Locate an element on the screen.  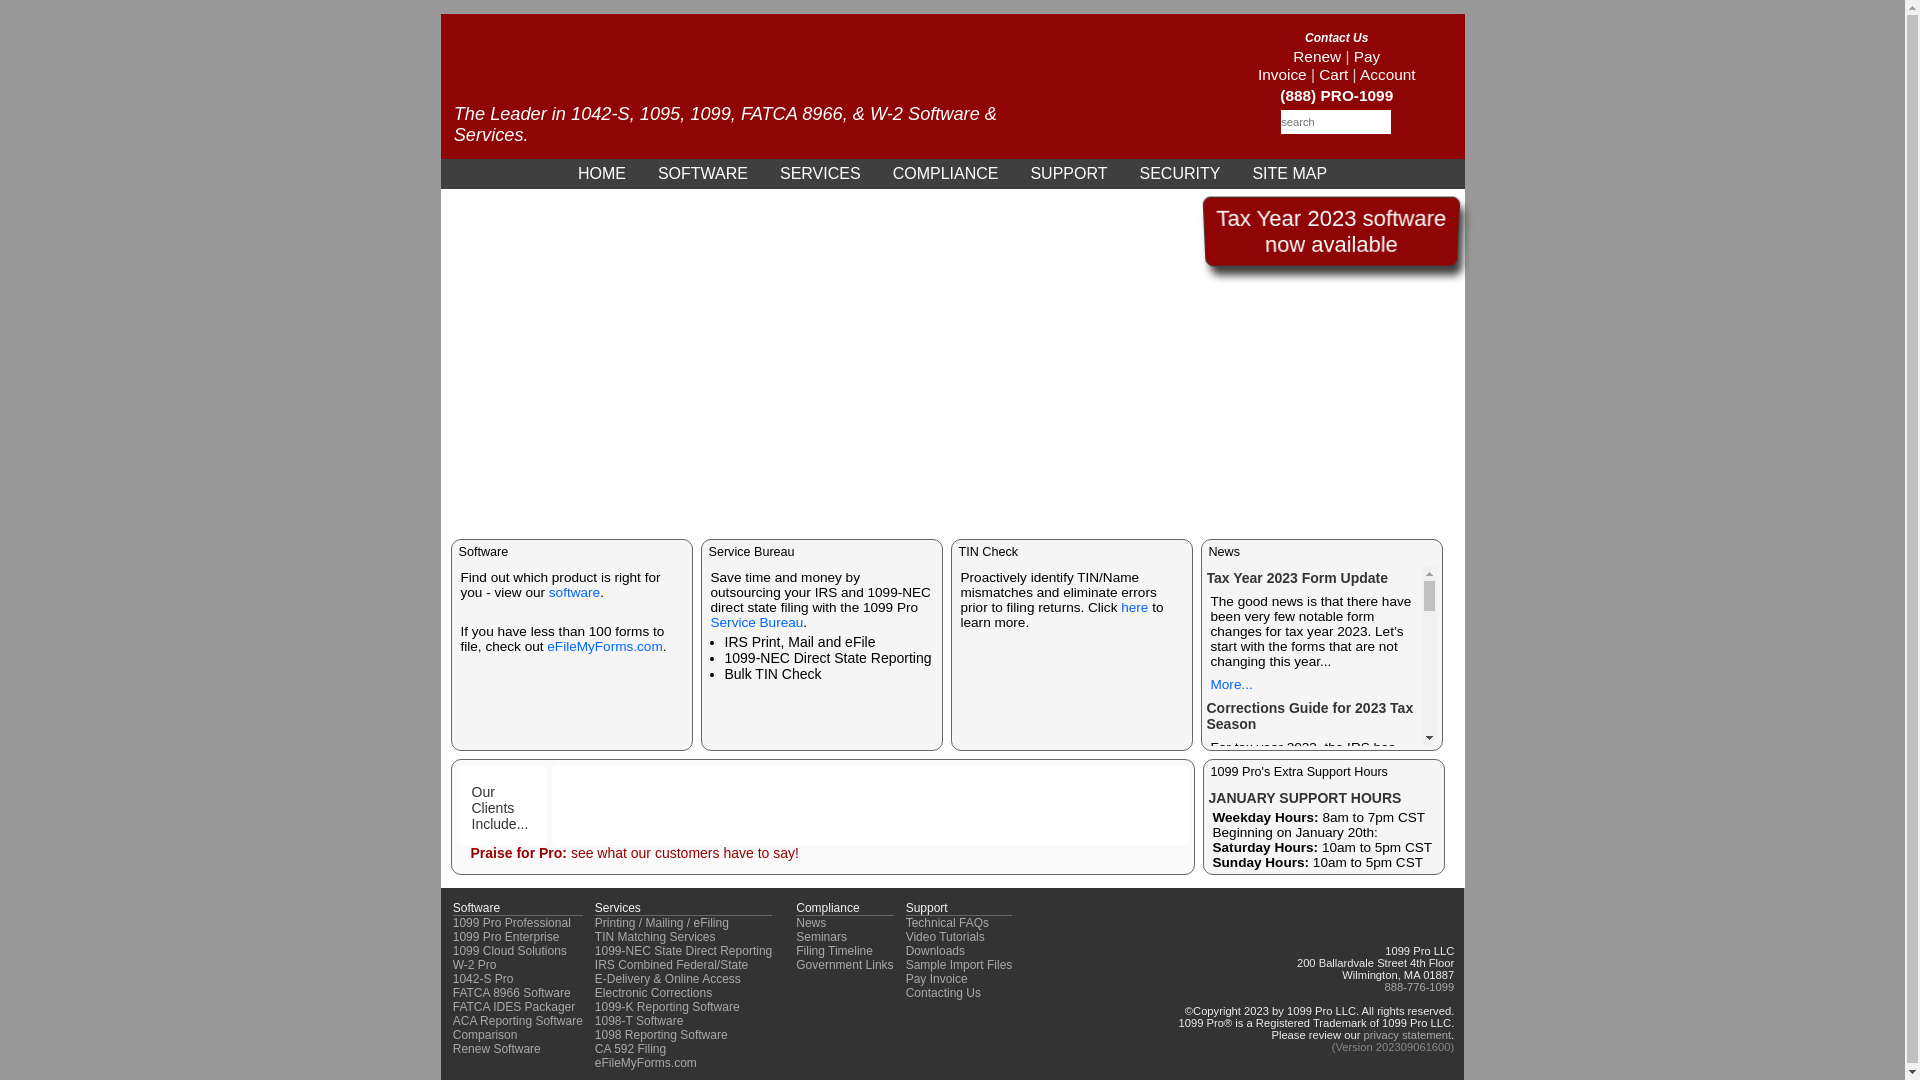
'E-Delivery & Online Access' is located at coordinates (594, 978).